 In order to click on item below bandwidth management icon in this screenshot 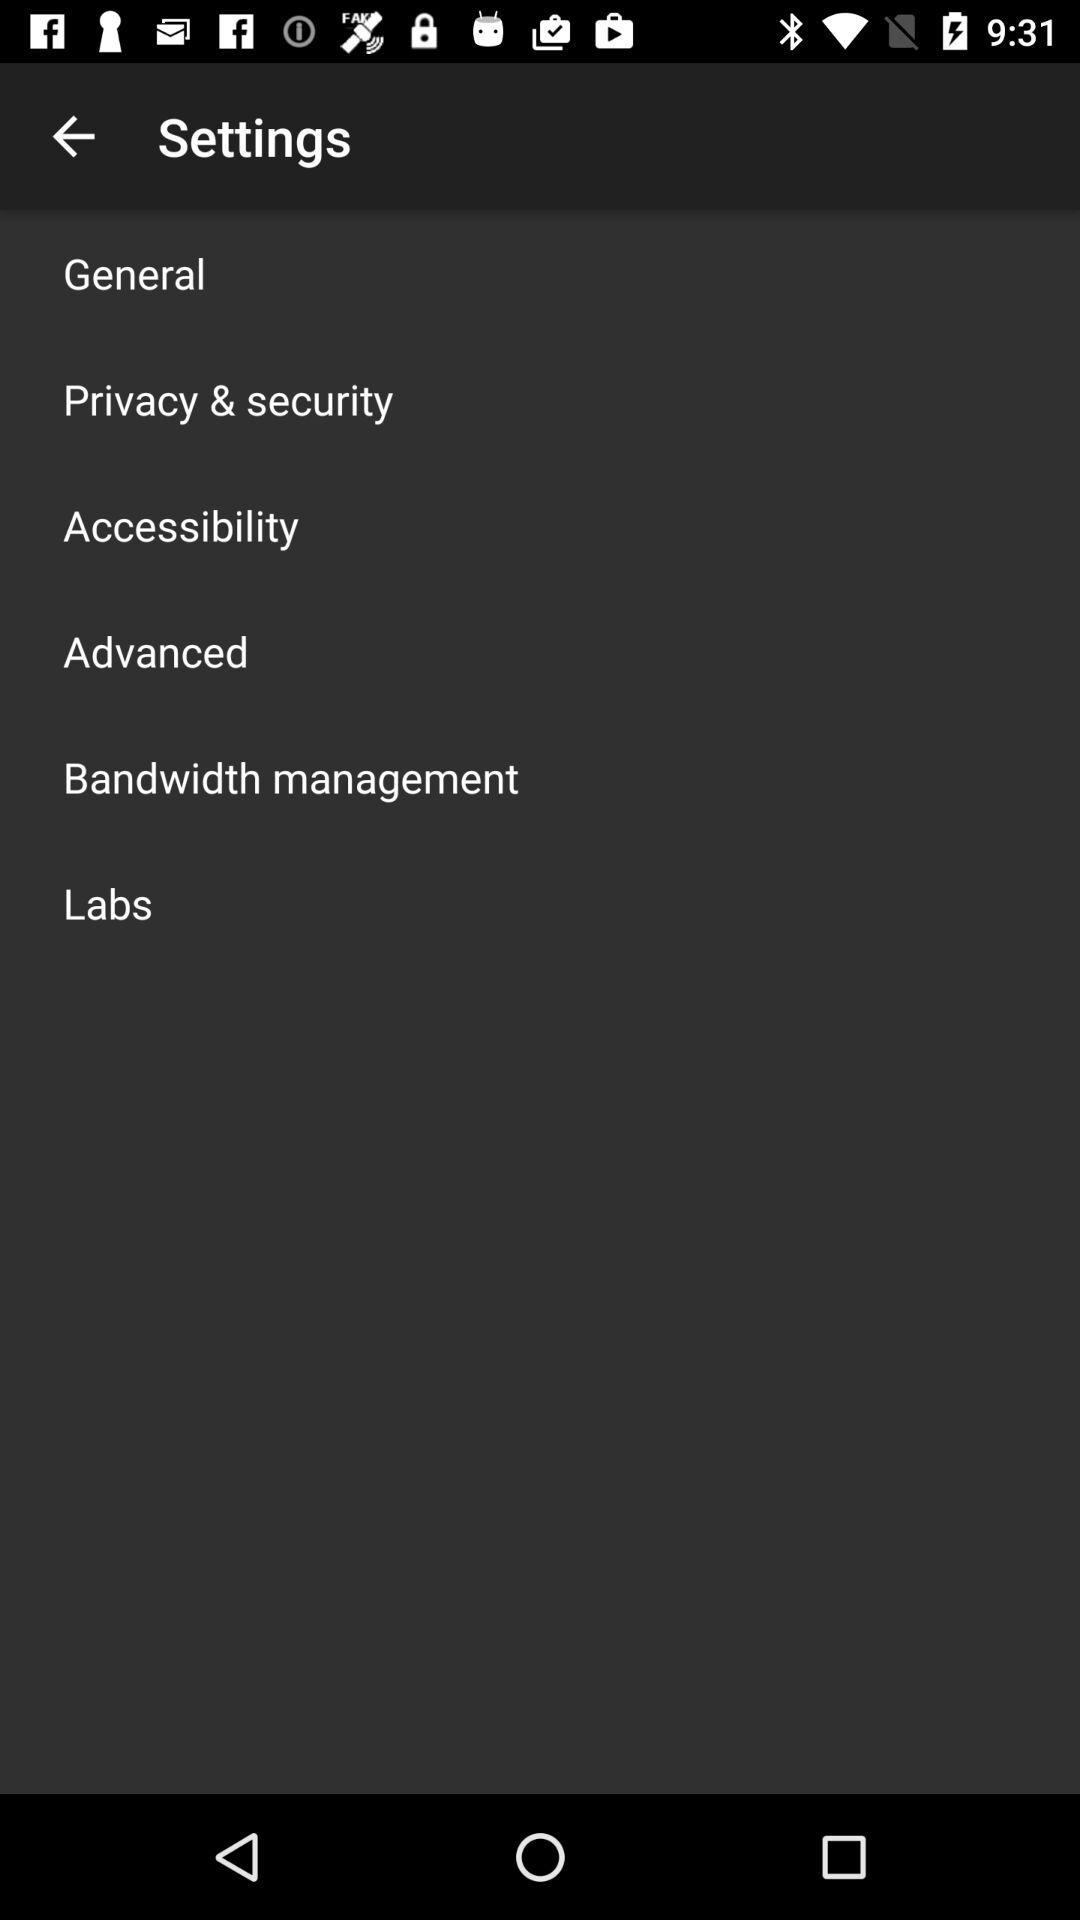, I will do `click(108, 901)`.